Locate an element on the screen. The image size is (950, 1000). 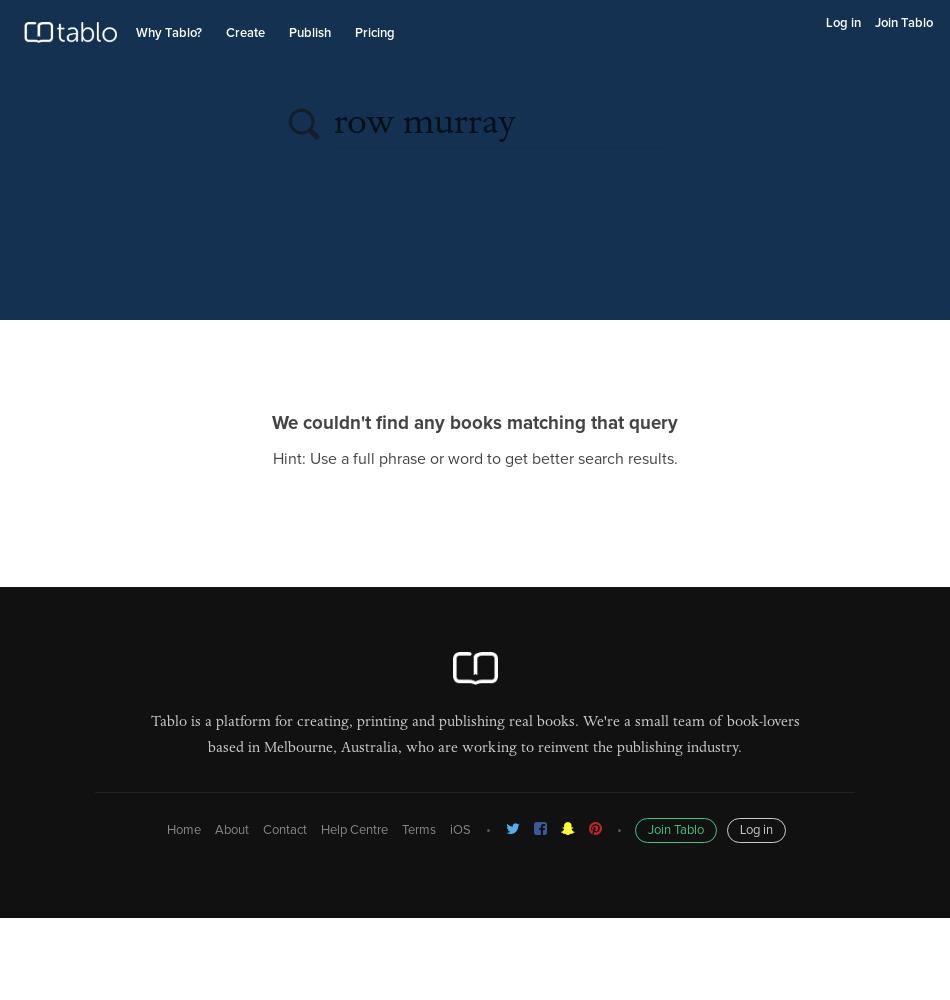
'Log in' is located at coordinates (754, 829).